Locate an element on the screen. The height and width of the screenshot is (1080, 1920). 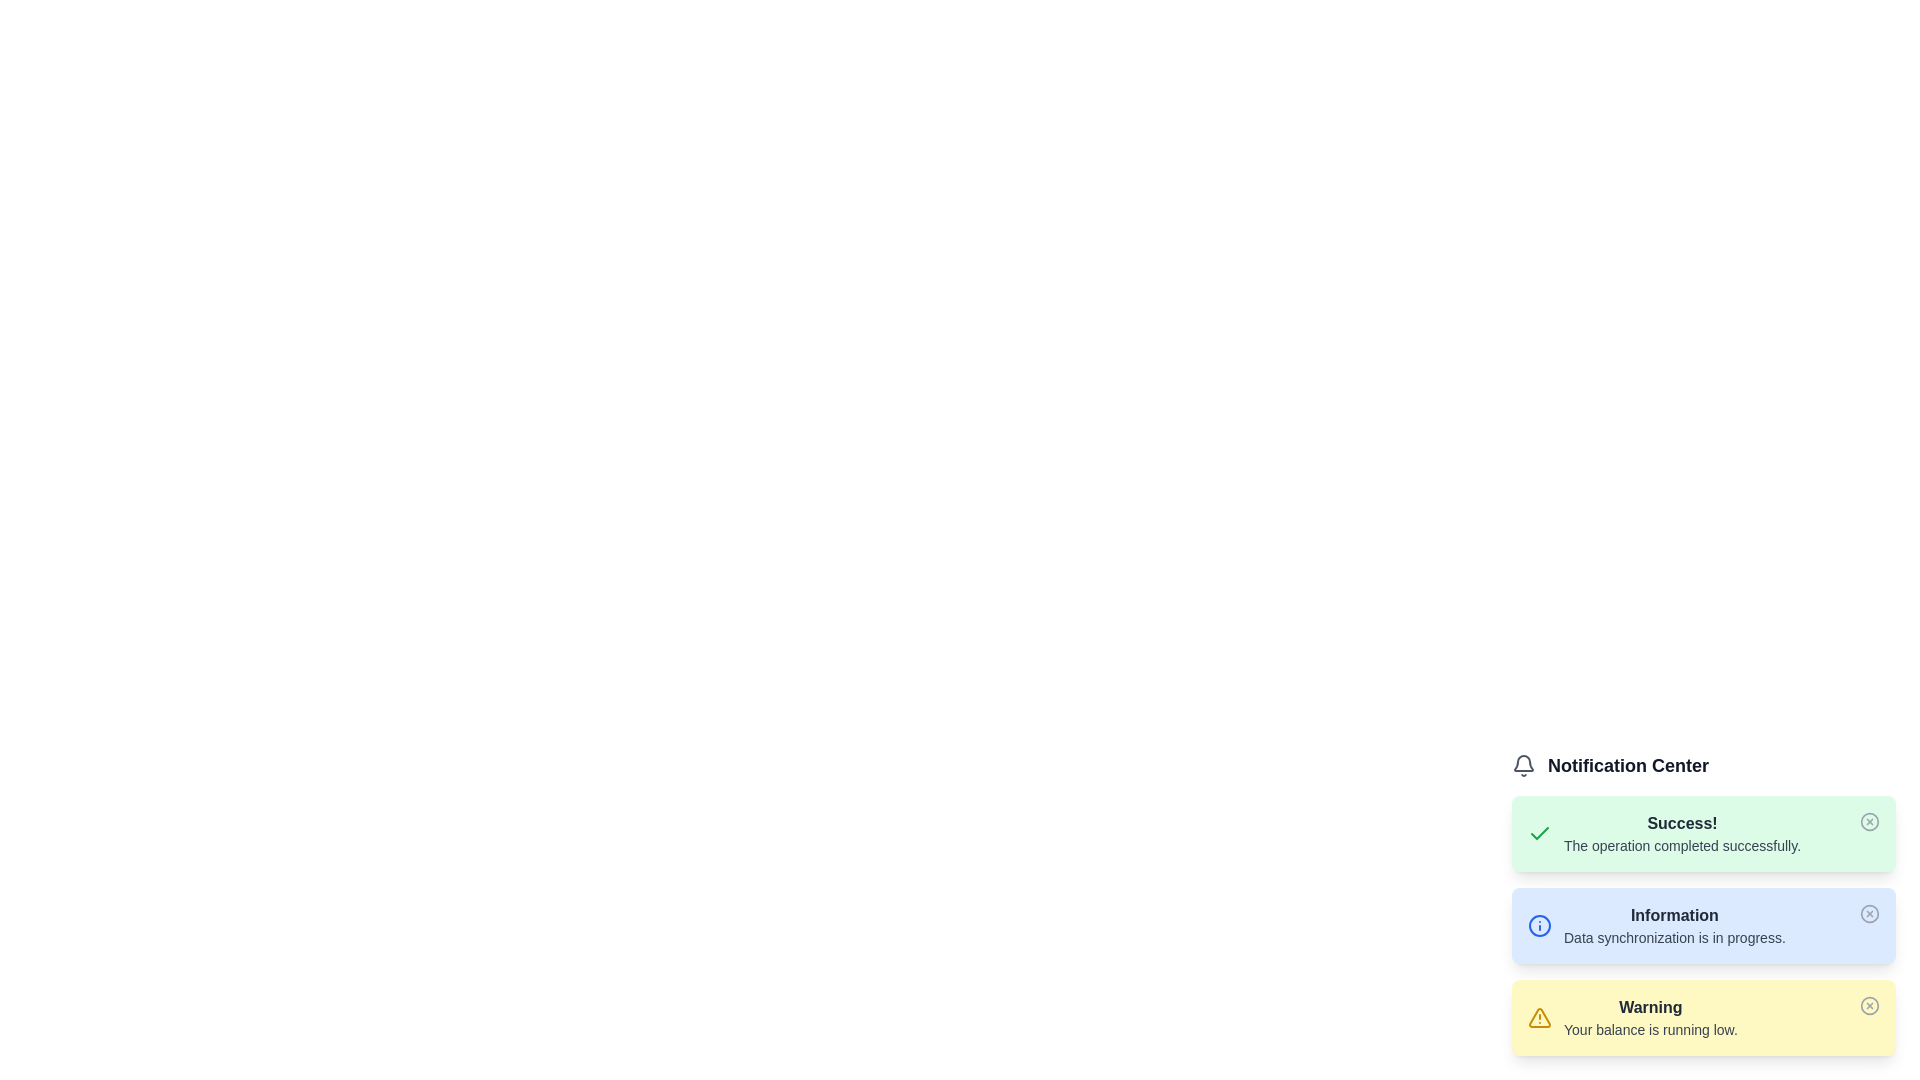
the Text Label indicating successful completion of an operation in the Notification Center, which is located within the green notification card is located at coordinates (1681, 833).